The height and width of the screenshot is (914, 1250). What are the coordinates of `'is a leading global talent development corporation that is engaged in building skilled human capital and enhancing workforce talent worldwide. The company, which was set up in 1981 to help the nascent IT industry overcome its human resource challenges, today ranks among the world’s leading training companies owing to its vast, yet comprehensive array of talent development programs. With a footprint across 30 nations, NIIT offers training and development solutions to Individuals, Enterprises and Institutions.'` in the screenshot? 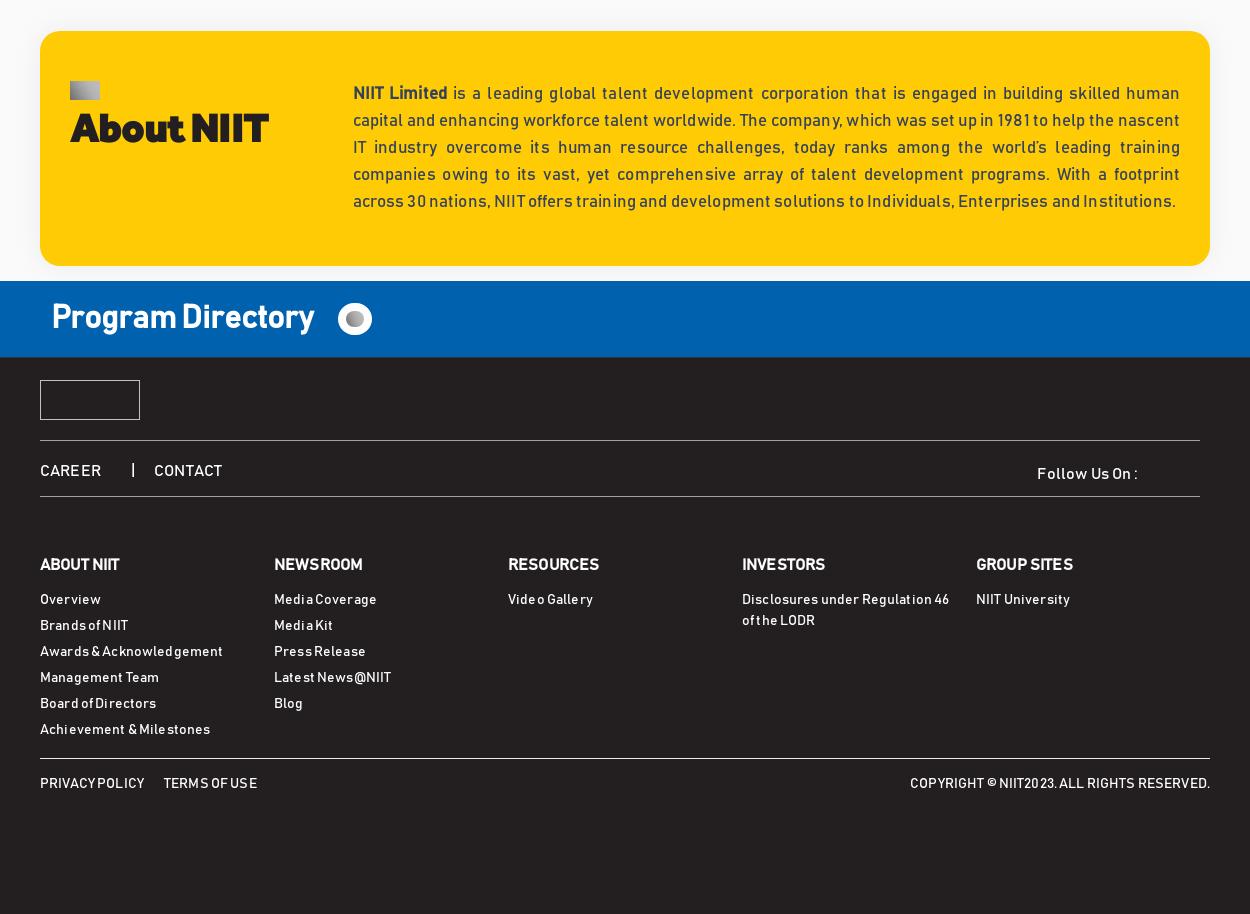 It's located at (766, 147).